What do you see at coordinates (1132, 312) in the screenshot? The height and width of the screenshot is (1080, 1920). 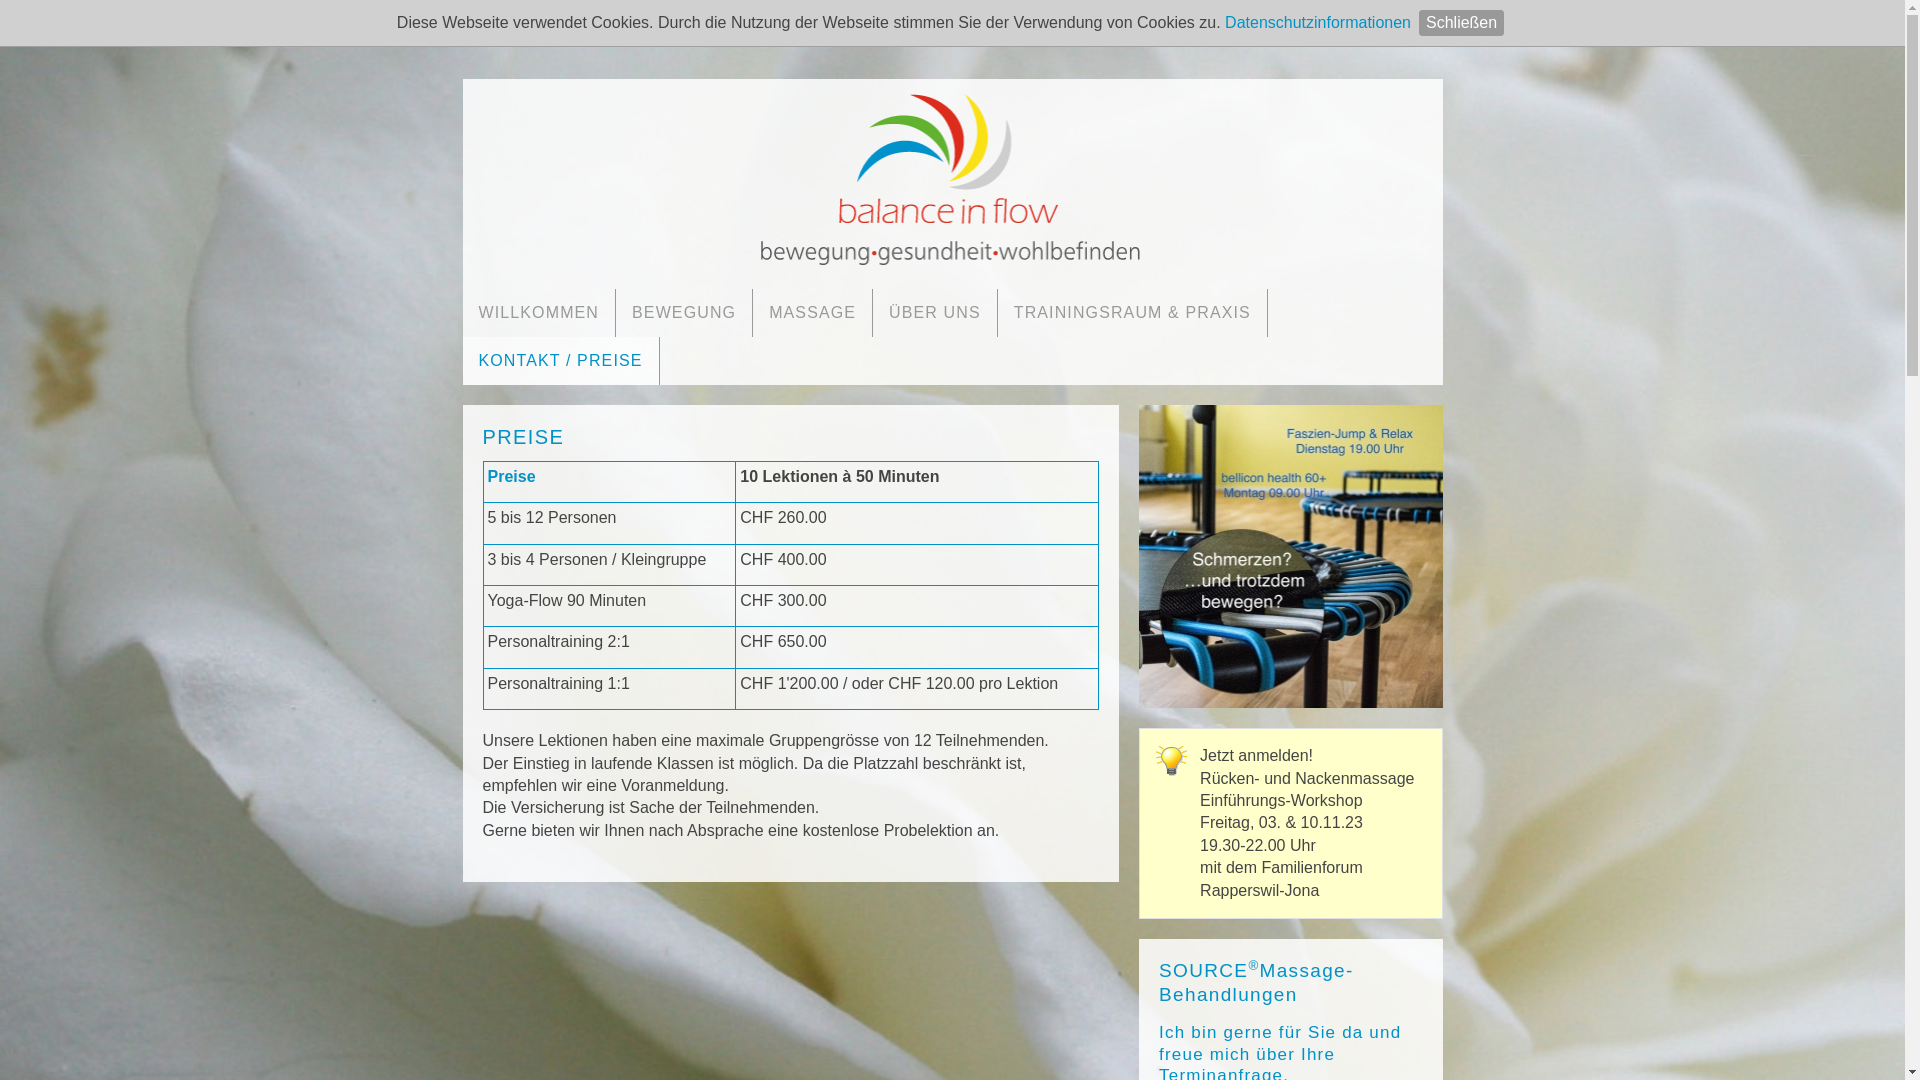 I see `'TRAININGSRAUM & PRAXIS'` at bounding box center [1132, 312].